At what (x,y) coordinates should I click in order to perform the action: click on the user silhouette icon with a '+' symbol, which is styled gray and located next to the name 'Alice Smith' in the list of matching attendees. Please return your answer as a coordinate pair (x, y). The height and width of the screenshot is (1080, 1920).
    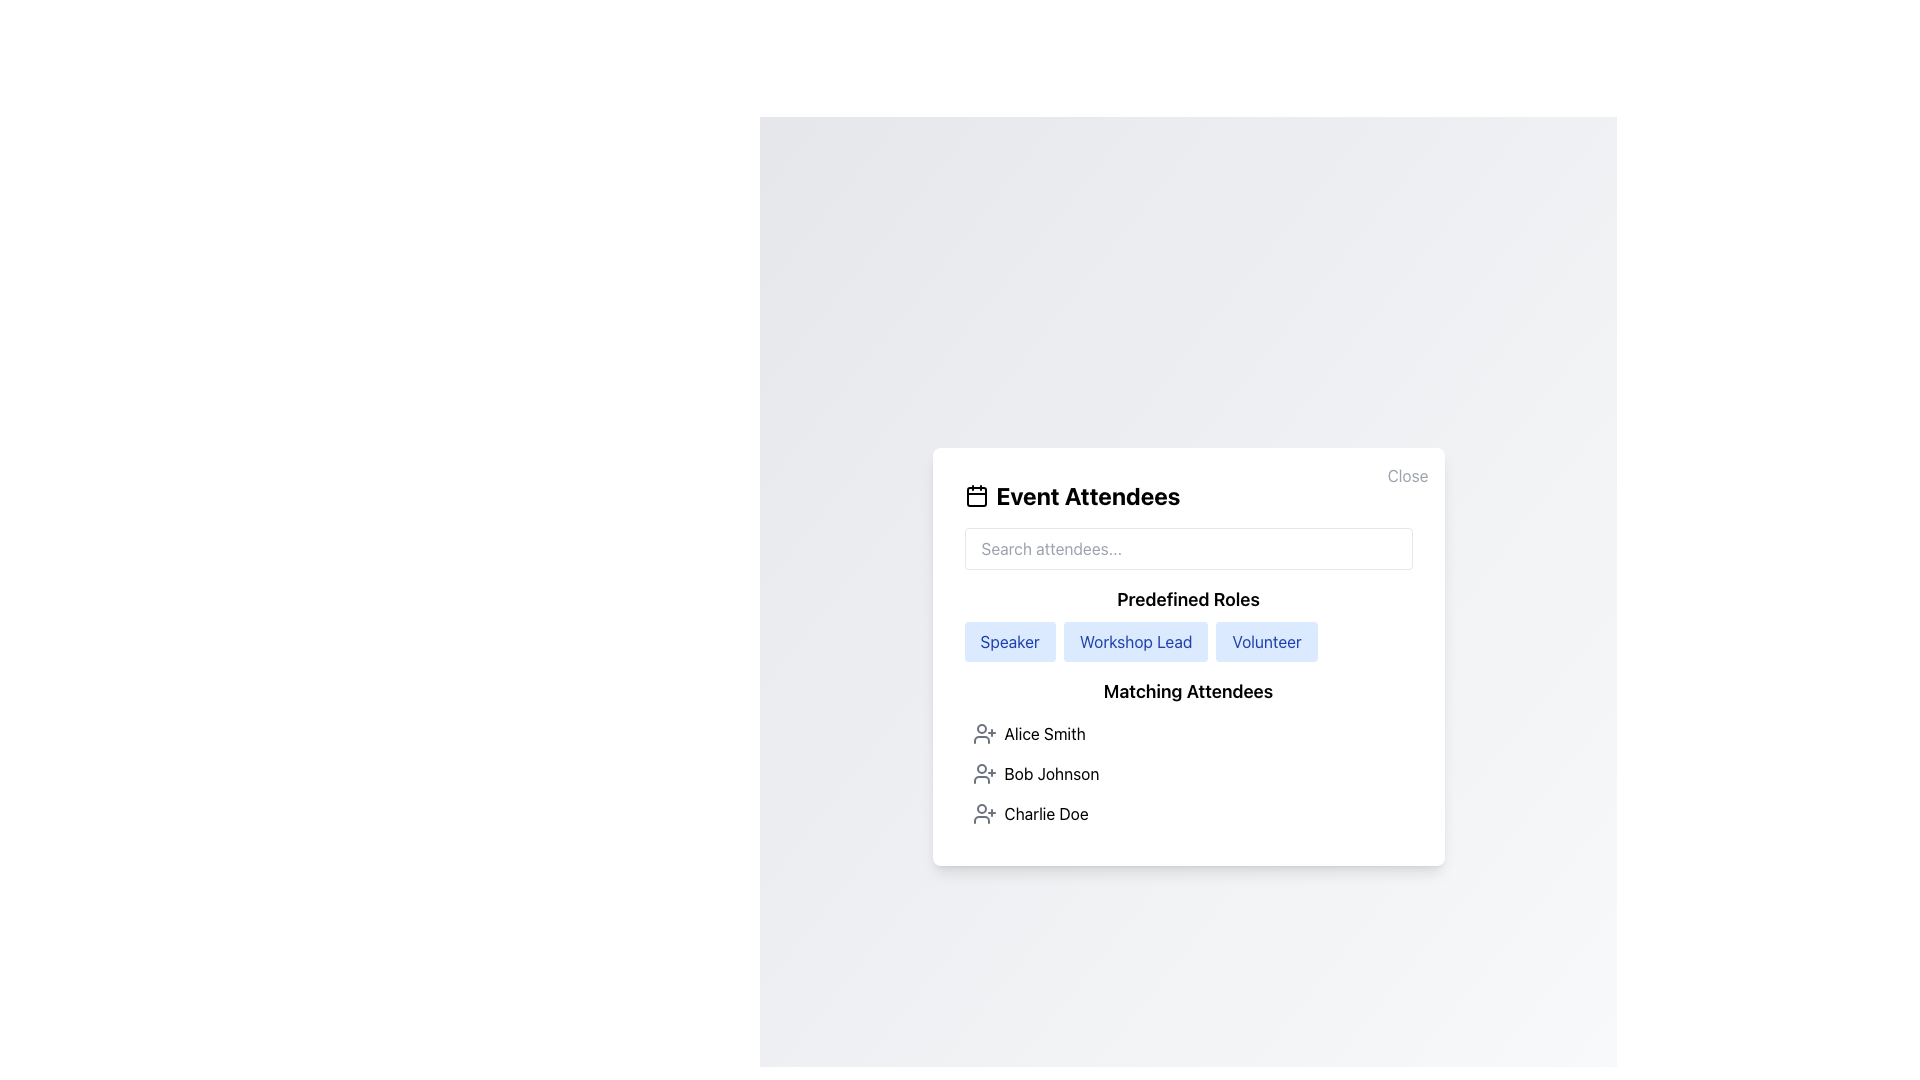
    Looking at the image, I should click on (984, 733).